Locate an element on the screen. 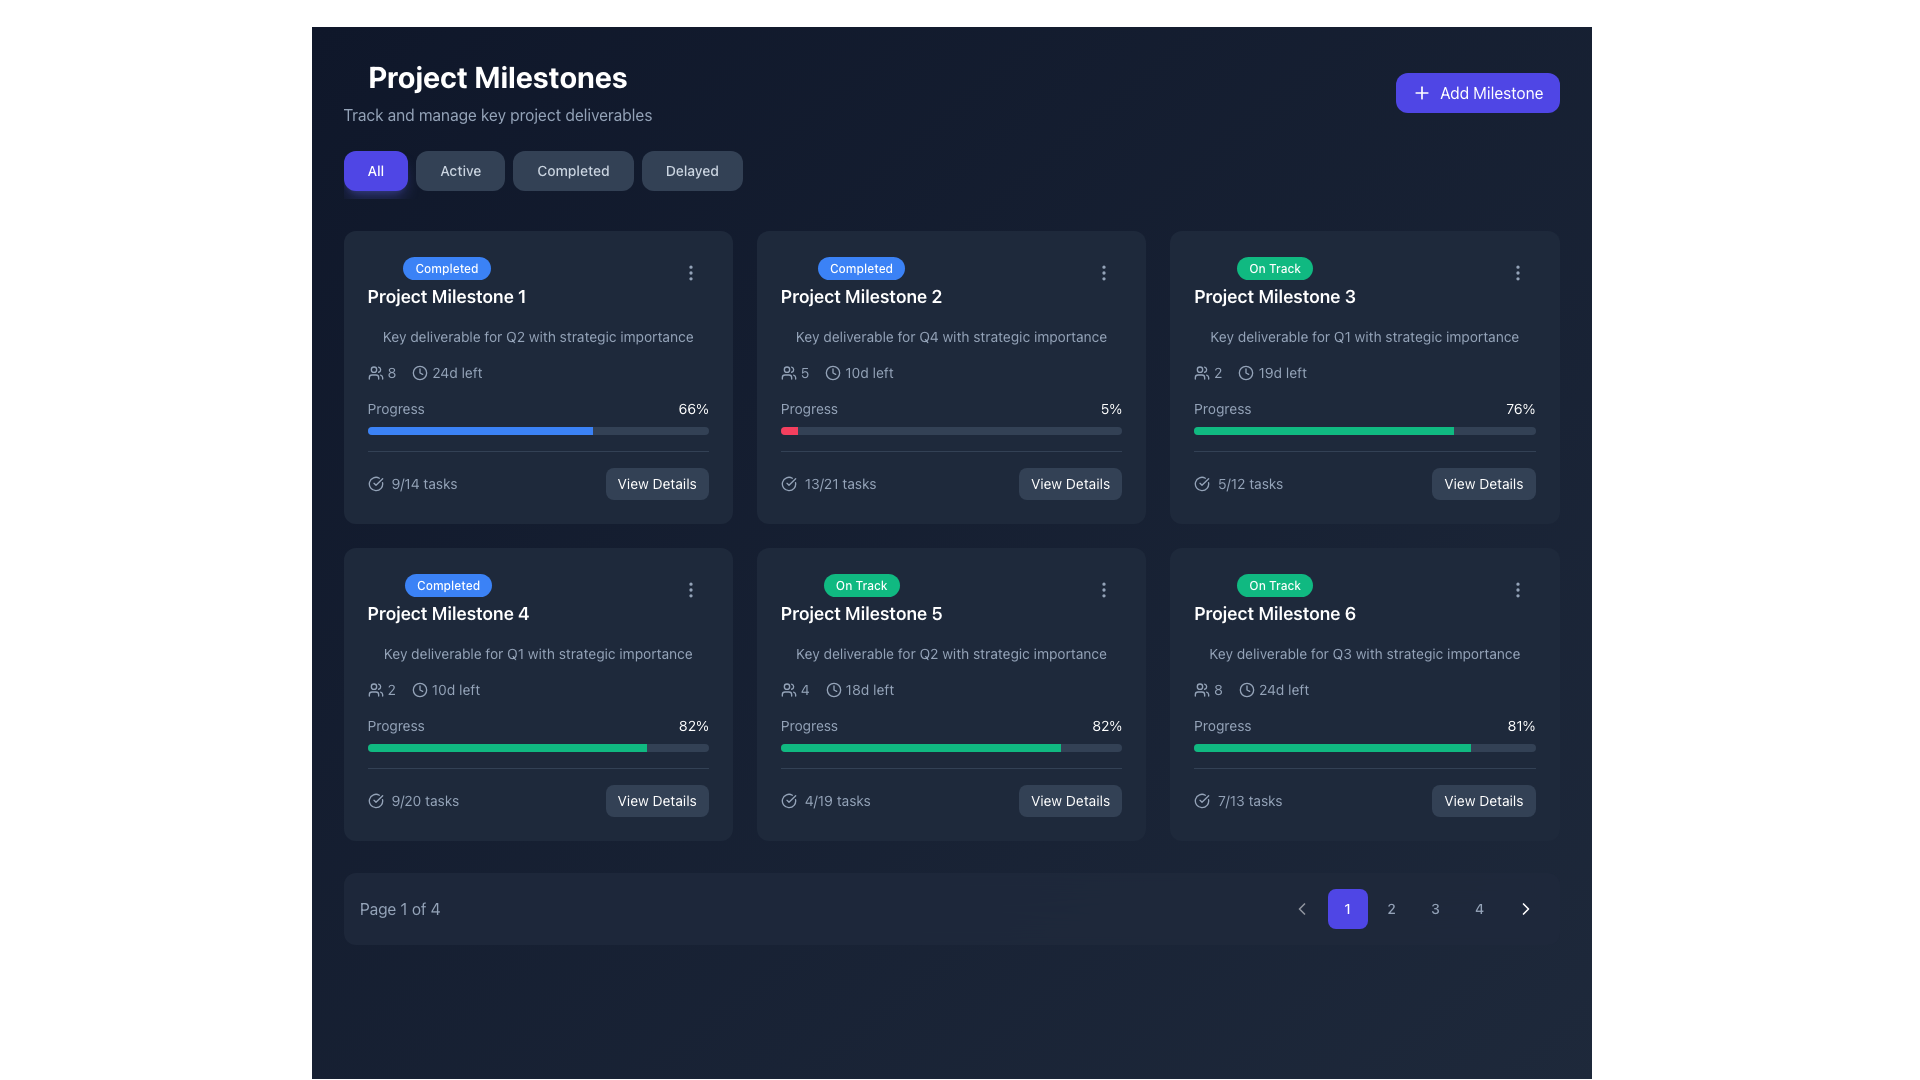  the button in the top-right section of the 'Project Milestone 3' card to trigger potential hover states is located at coordinates (1483, 483).